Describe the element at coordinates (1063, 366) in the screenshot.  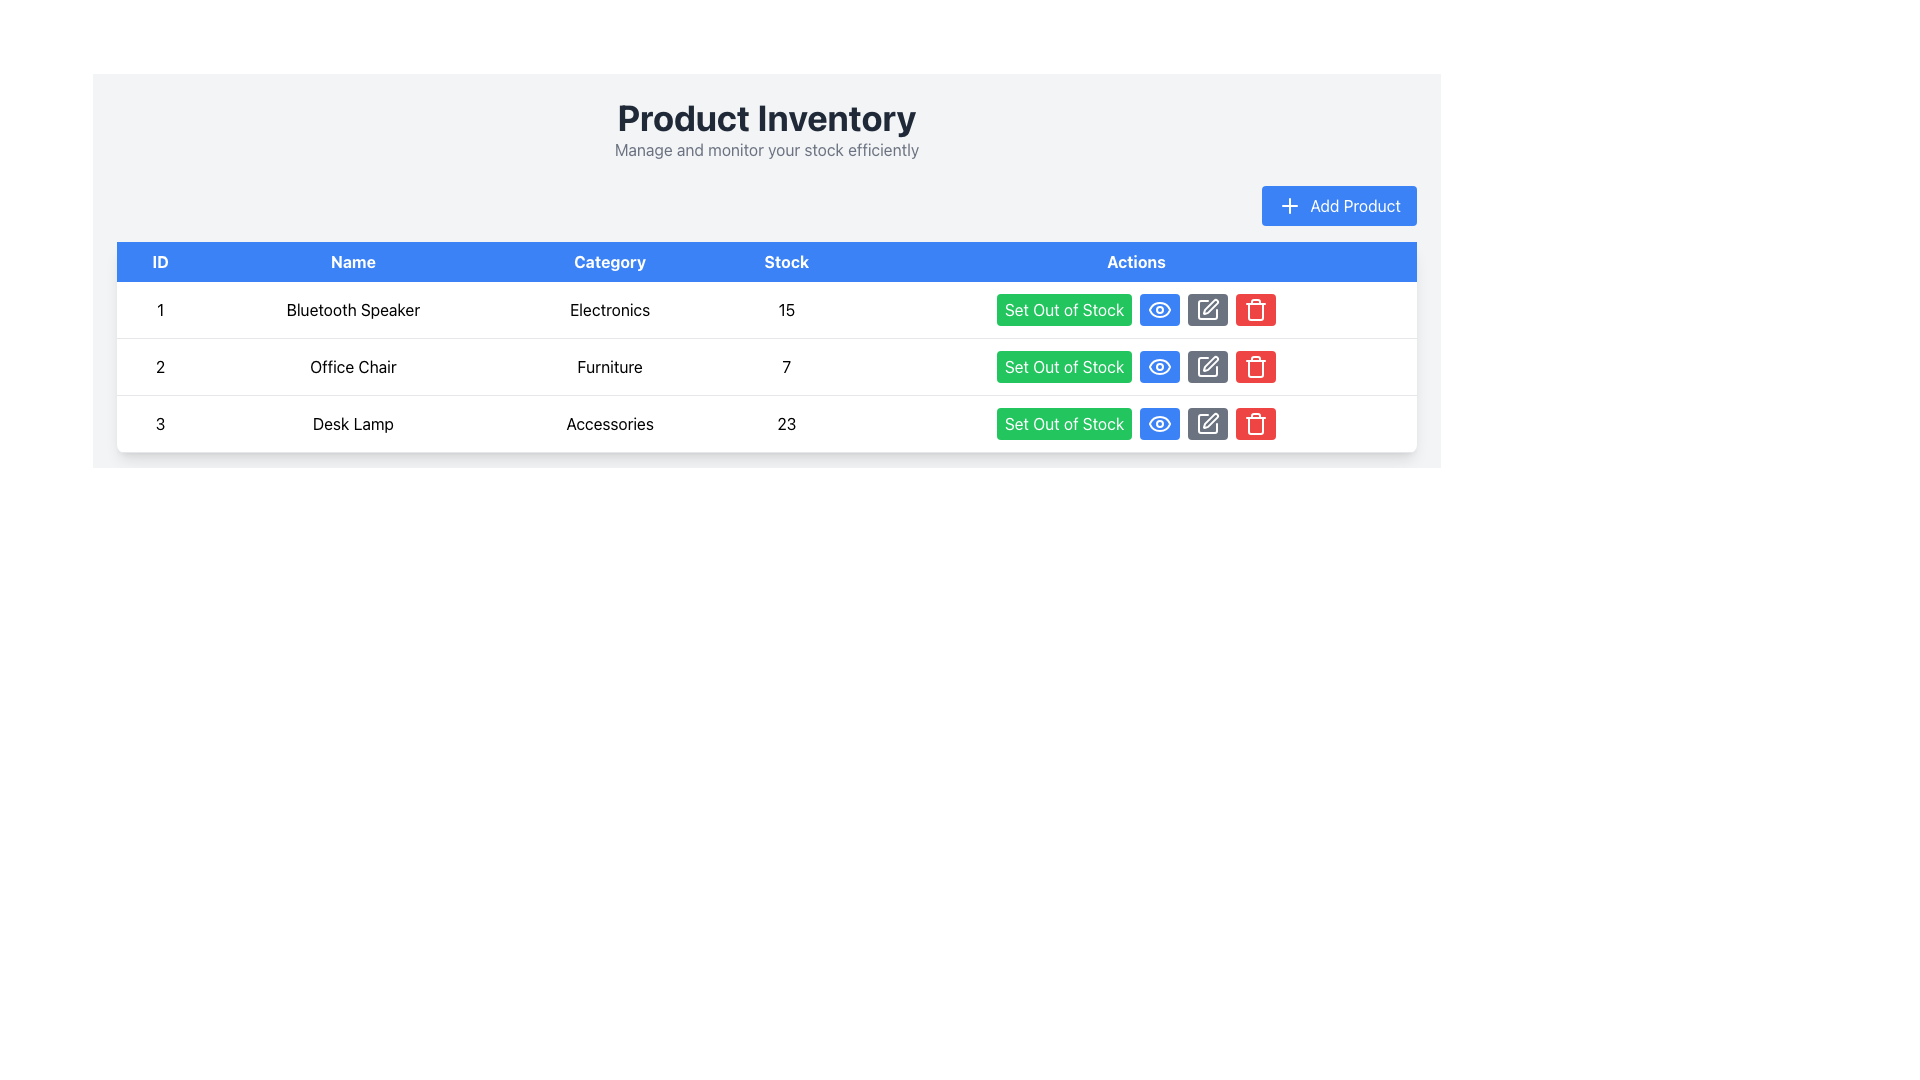
I see `the 'Out of Stock' button in the Actions column of the second row to trigger a color change` at that location.